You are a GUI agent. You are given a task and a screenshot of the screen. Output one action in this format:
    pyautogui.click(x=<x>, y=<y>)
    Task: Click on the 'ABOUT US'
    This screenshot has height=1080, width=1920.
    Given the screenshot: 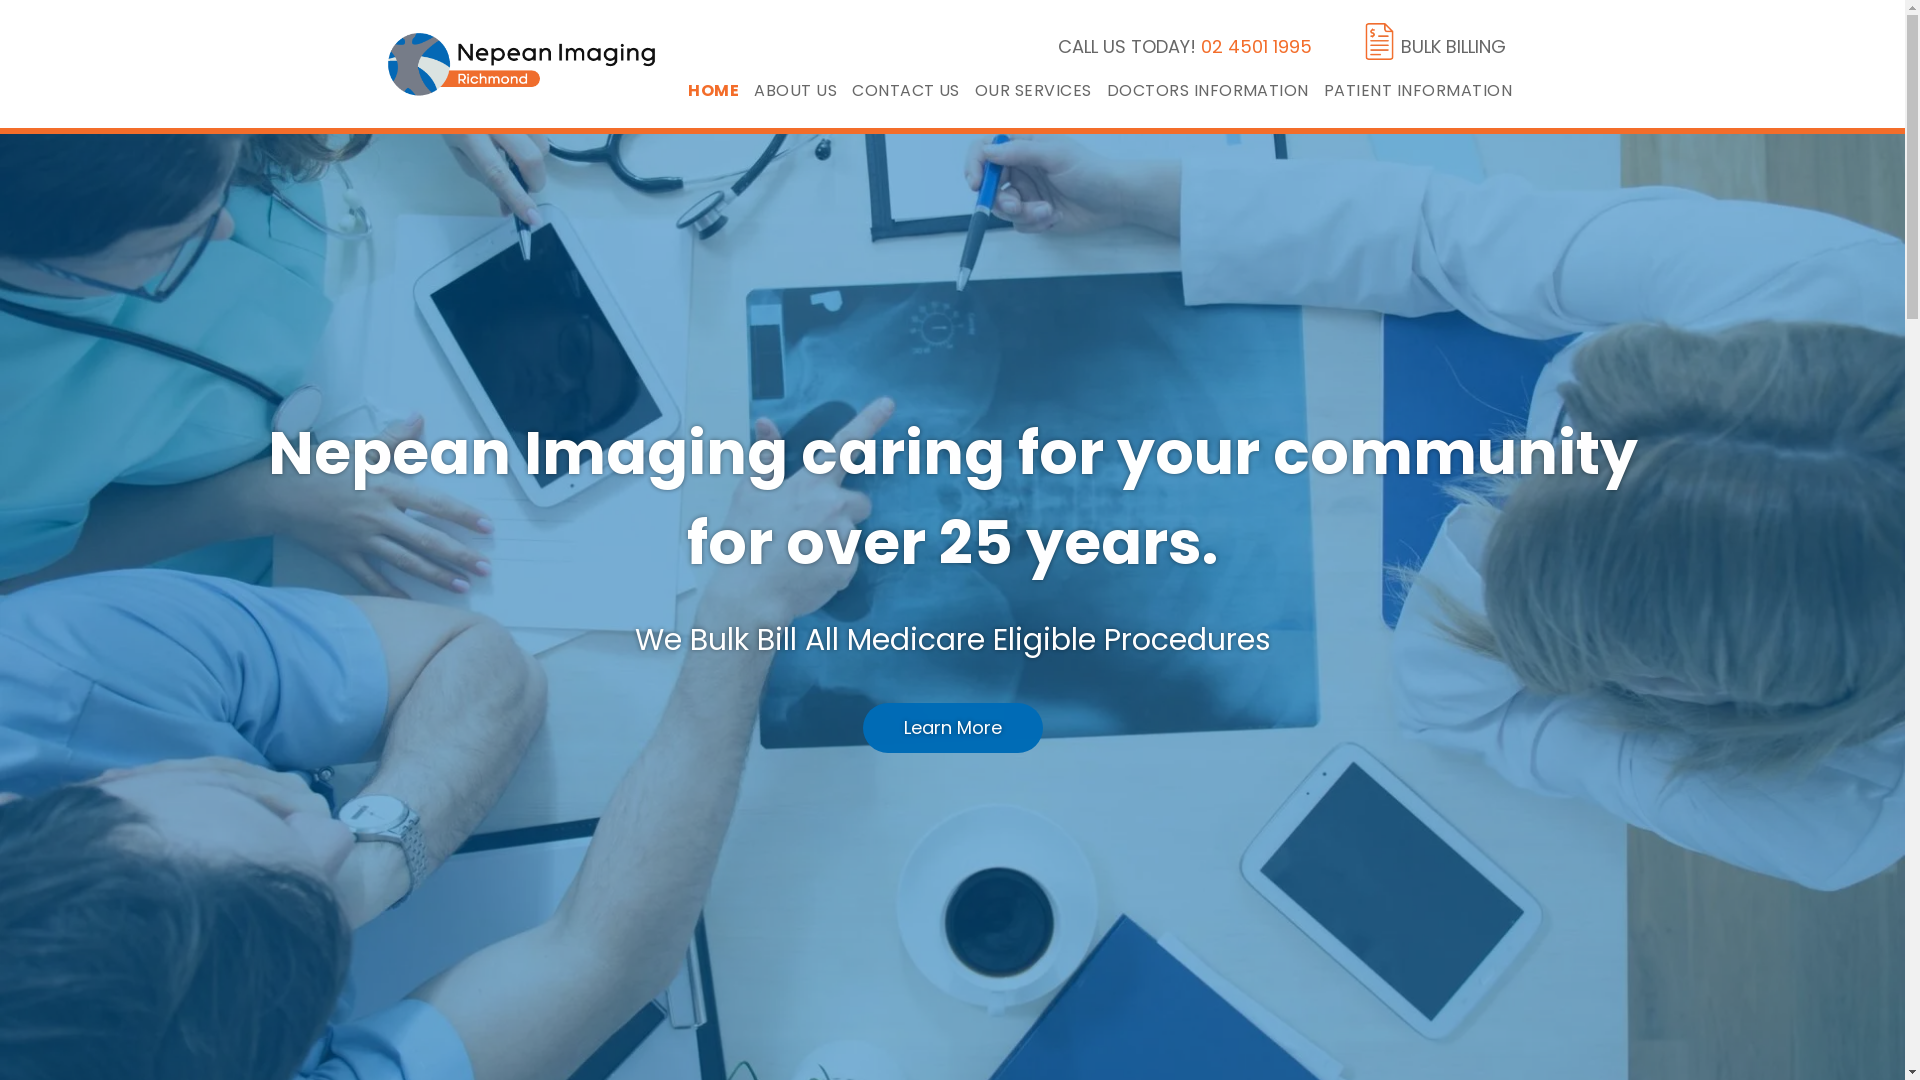 What is the action you would take?
    pyautogui.click(x=802, y=90)
    